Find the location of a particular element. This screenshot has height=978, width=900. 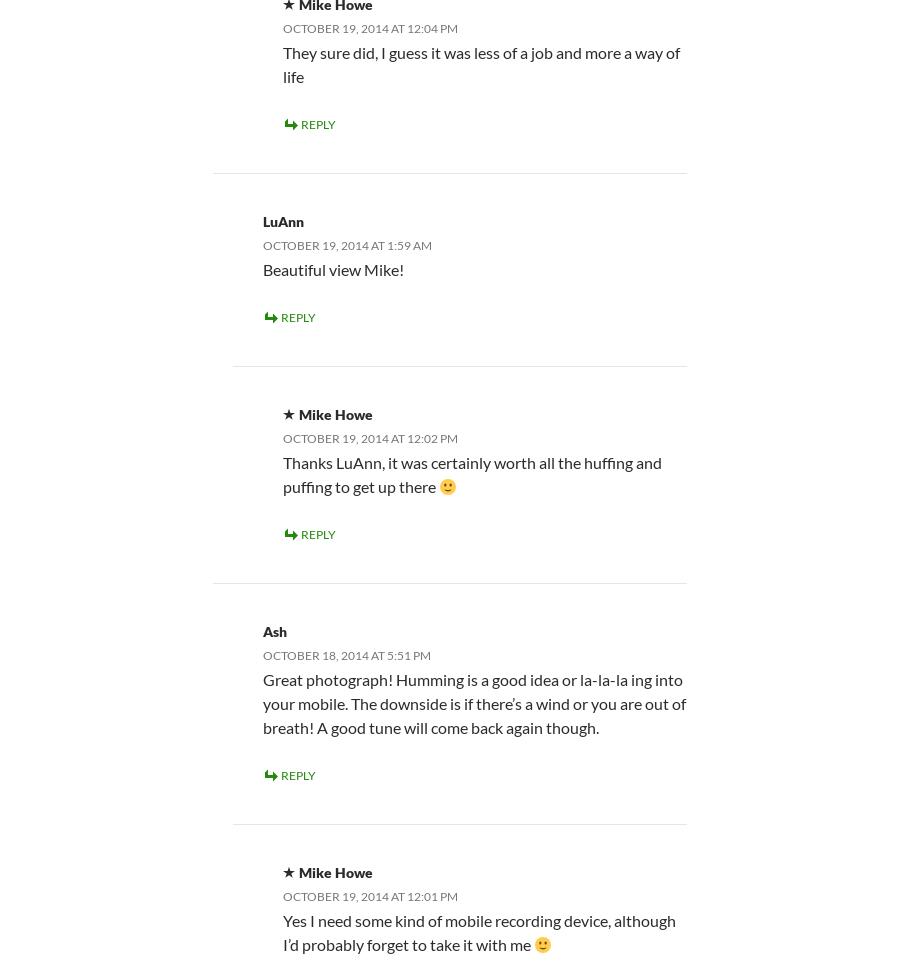

'October 18, 2014 at 5:51 pm' is located at coordinates (261, 654).